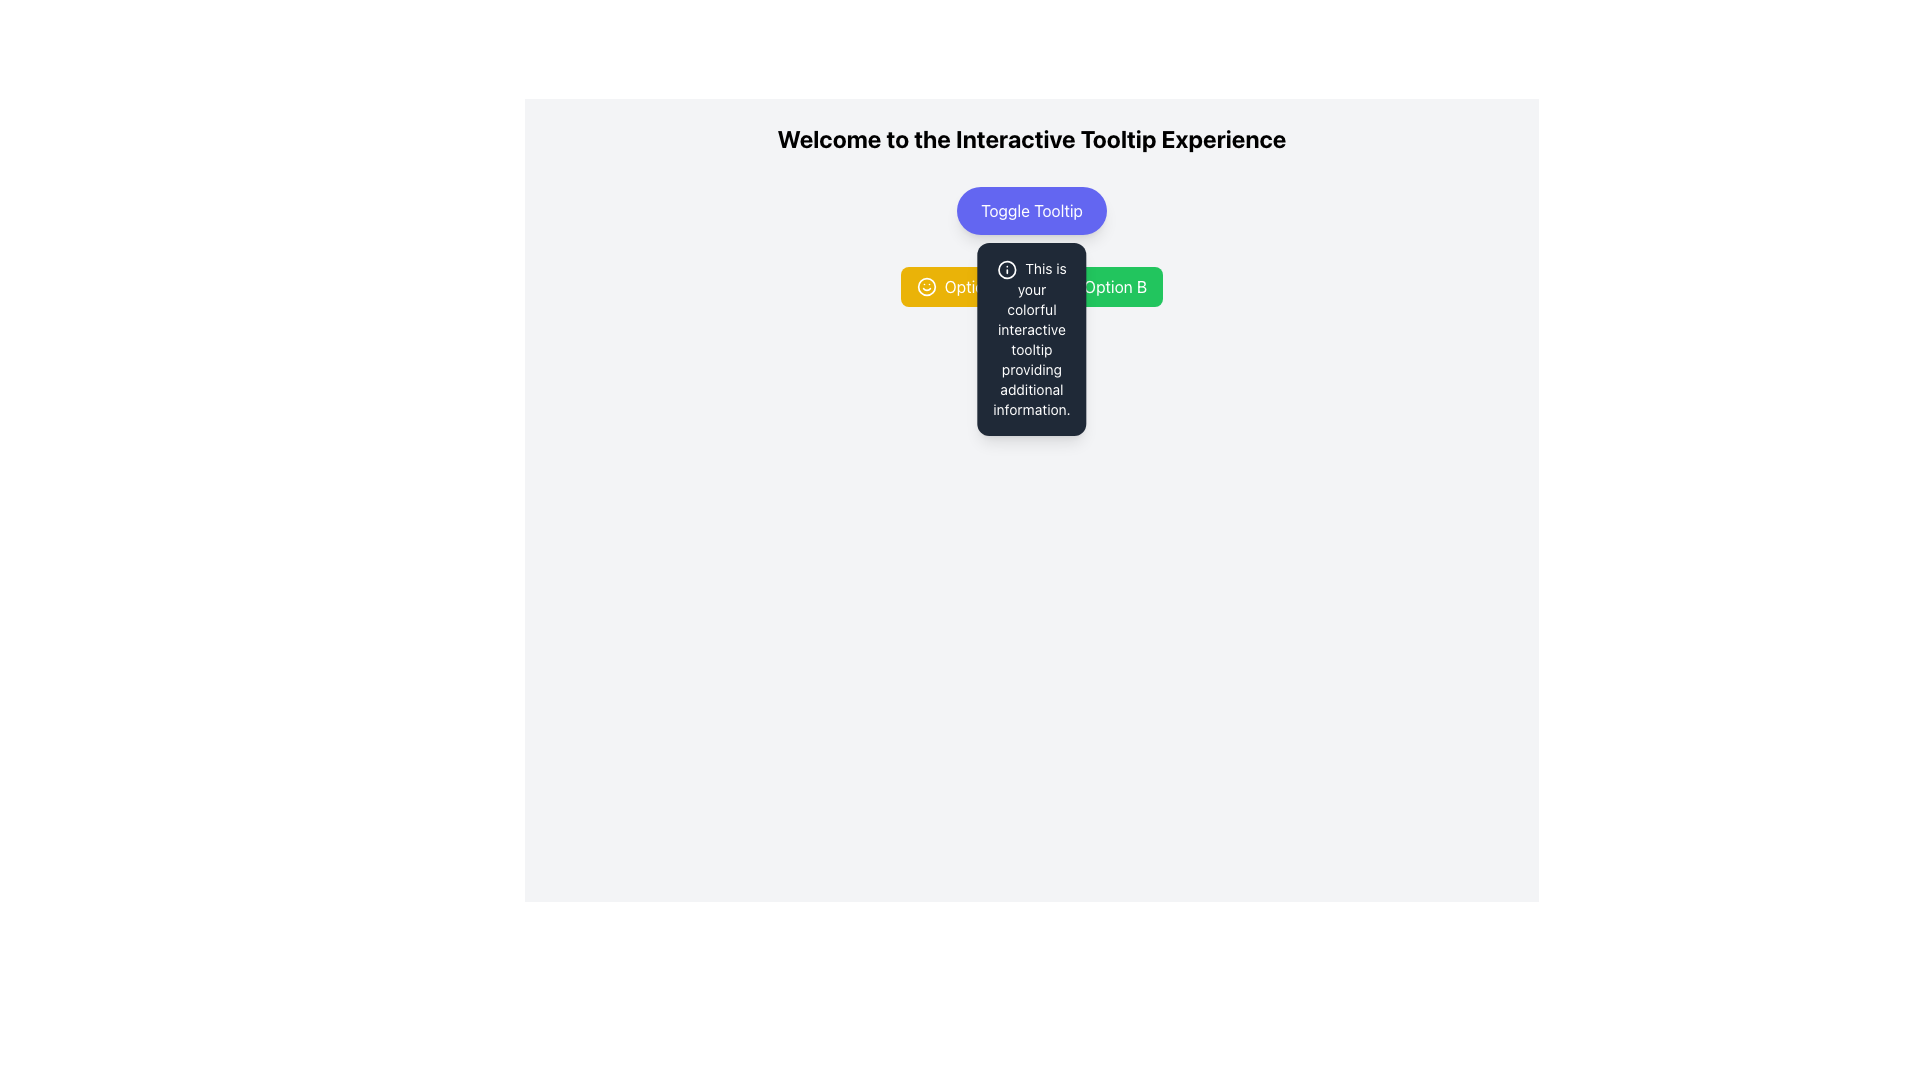 This screenshot has height=1080, width=1920. Describe the element at coordinates (1032, 338) in the screenshot. I see `the tooltip that provides contextual information located below the 'Toggle Tooltip' button, which is horizontally centered with it` at that location.